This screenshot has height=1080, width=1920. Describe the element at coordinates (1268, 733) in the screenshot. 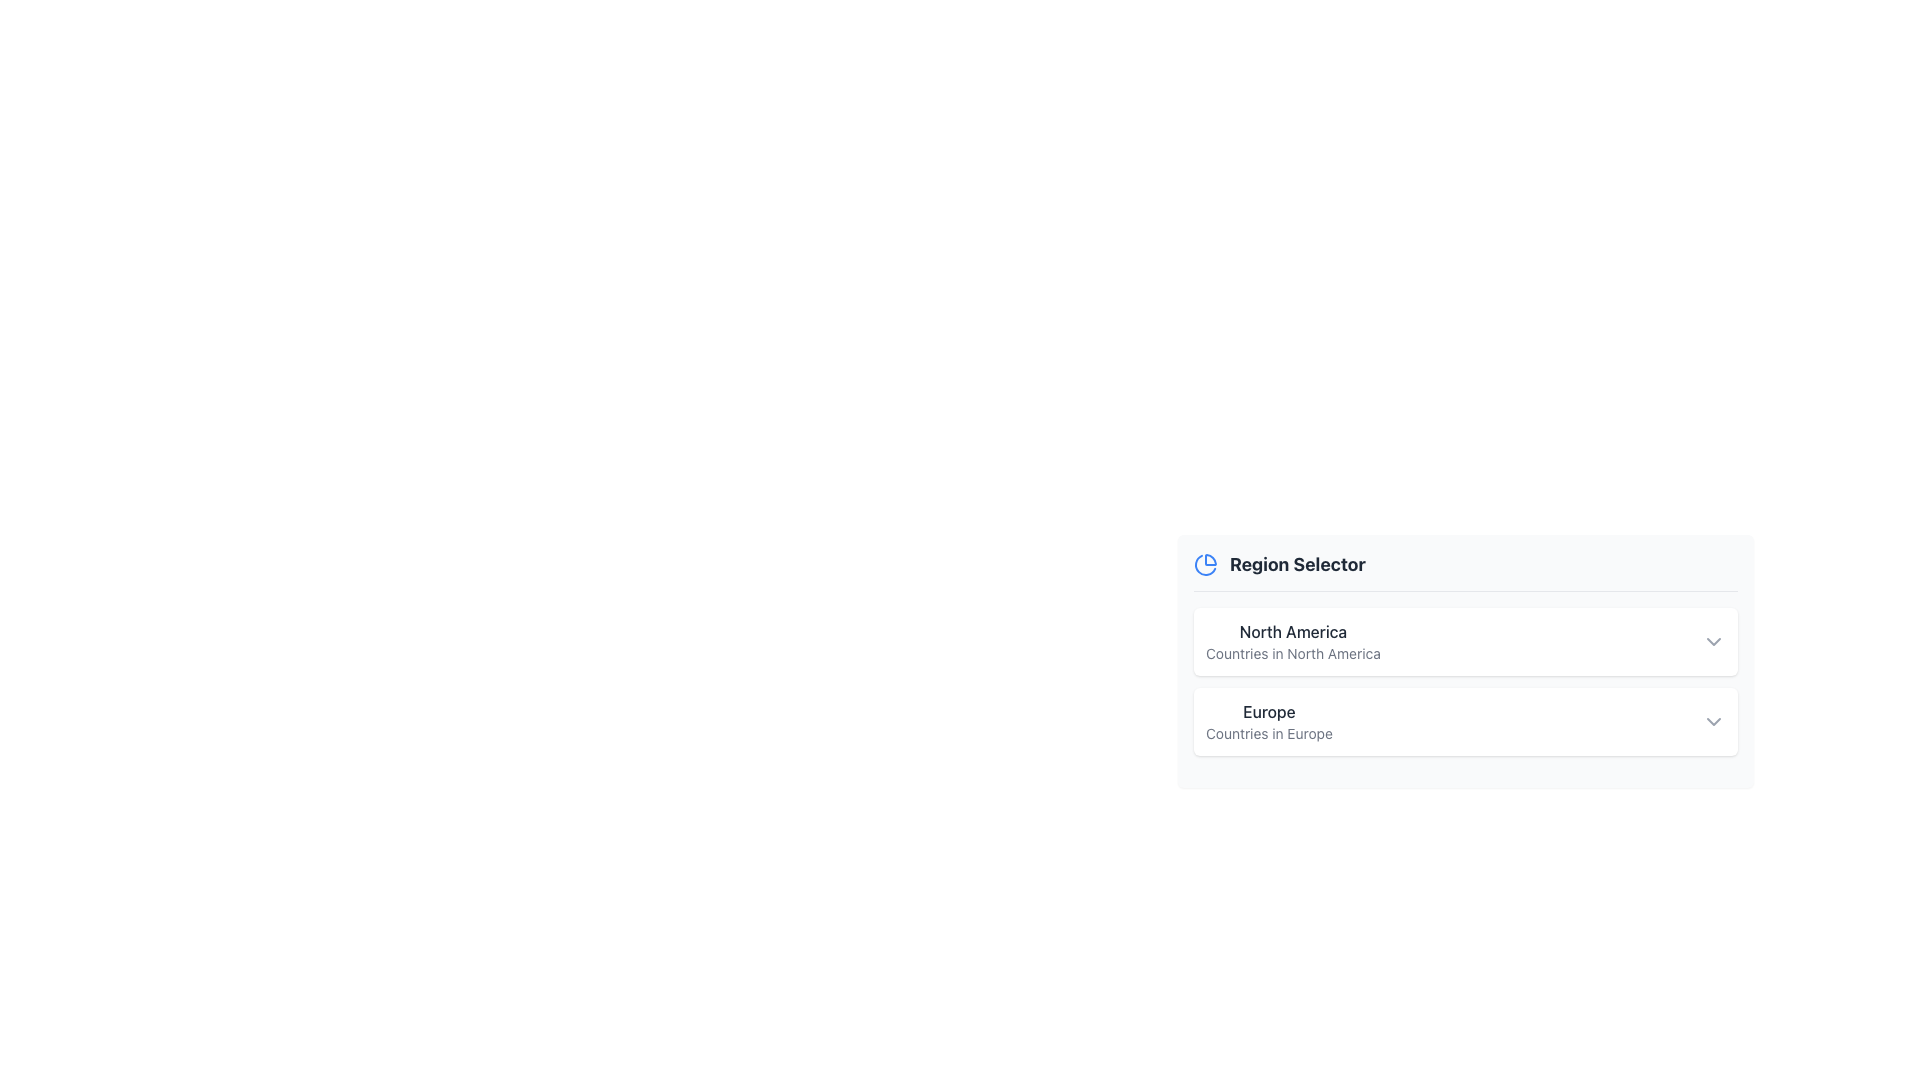

I see `the descriptive text label located directly below the 'Europe' text in the 'Region Selector' interface` at that location.